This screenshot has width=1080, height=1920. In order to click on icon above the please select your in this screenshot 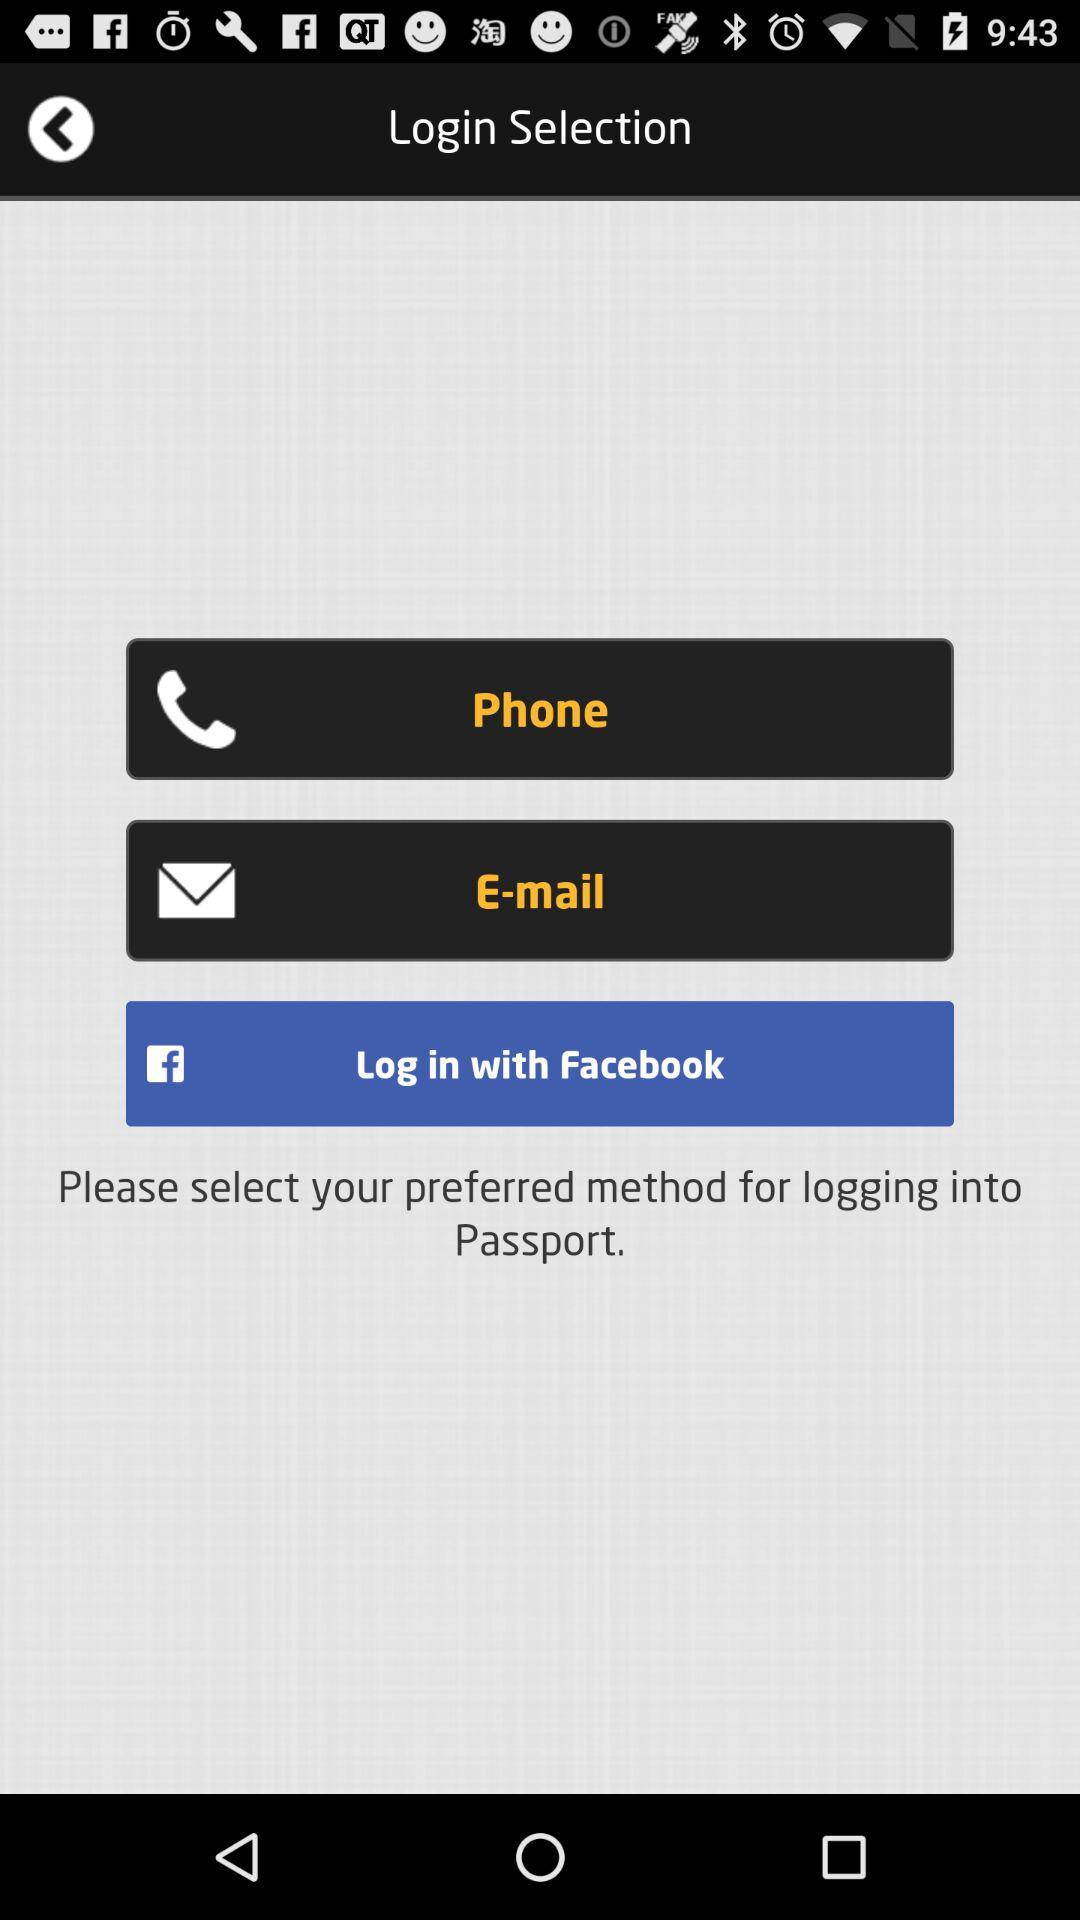, I will do `click(540, 1062)`.